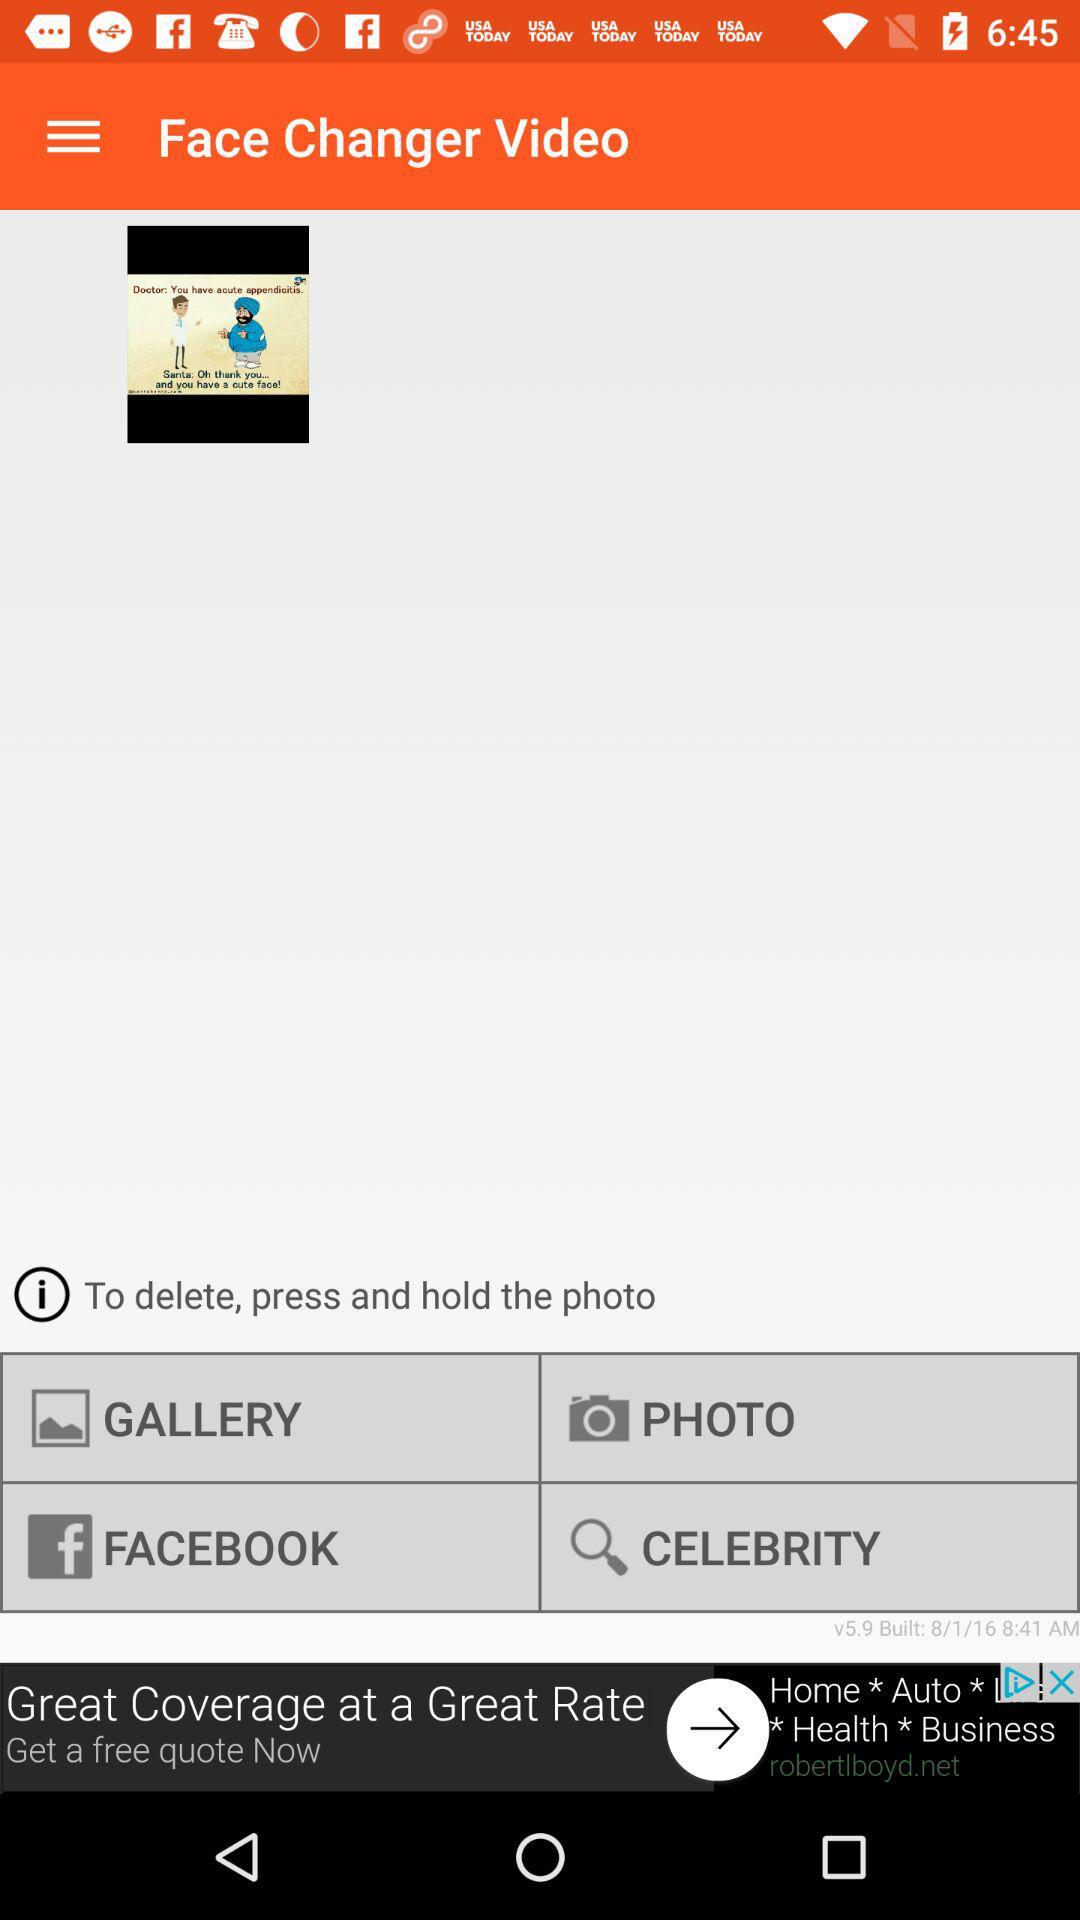 Image resolution: width=1080 pixels, height=1920 pixels. What do you see at coordinates (540, 1727) in the screenshot?
I see `advertisement` at bounding box center [540, 1727].